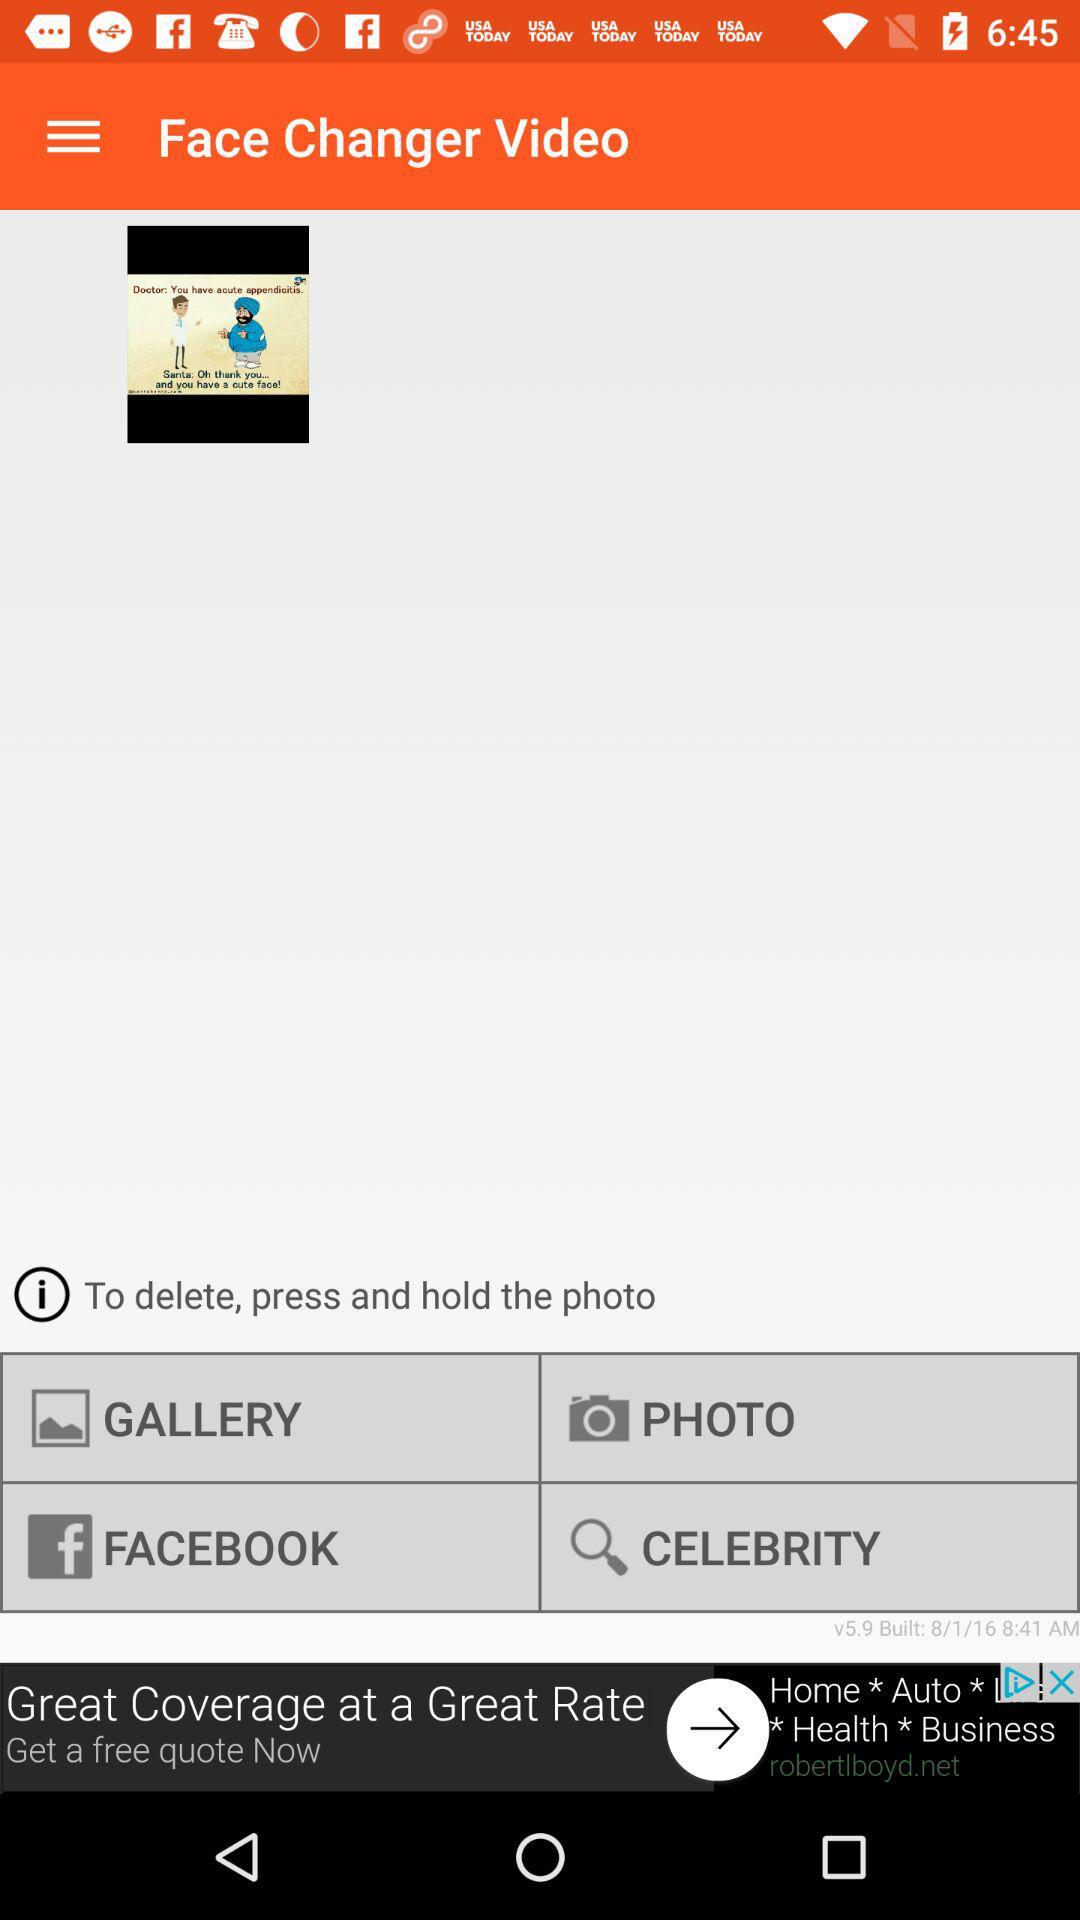 Image resolution: width=1080 pixels, height=1920 pixels. What do you see at coordinates (540, 1727) in the screenshot?
I see `advertisement` at bounding box center [540, 1727].